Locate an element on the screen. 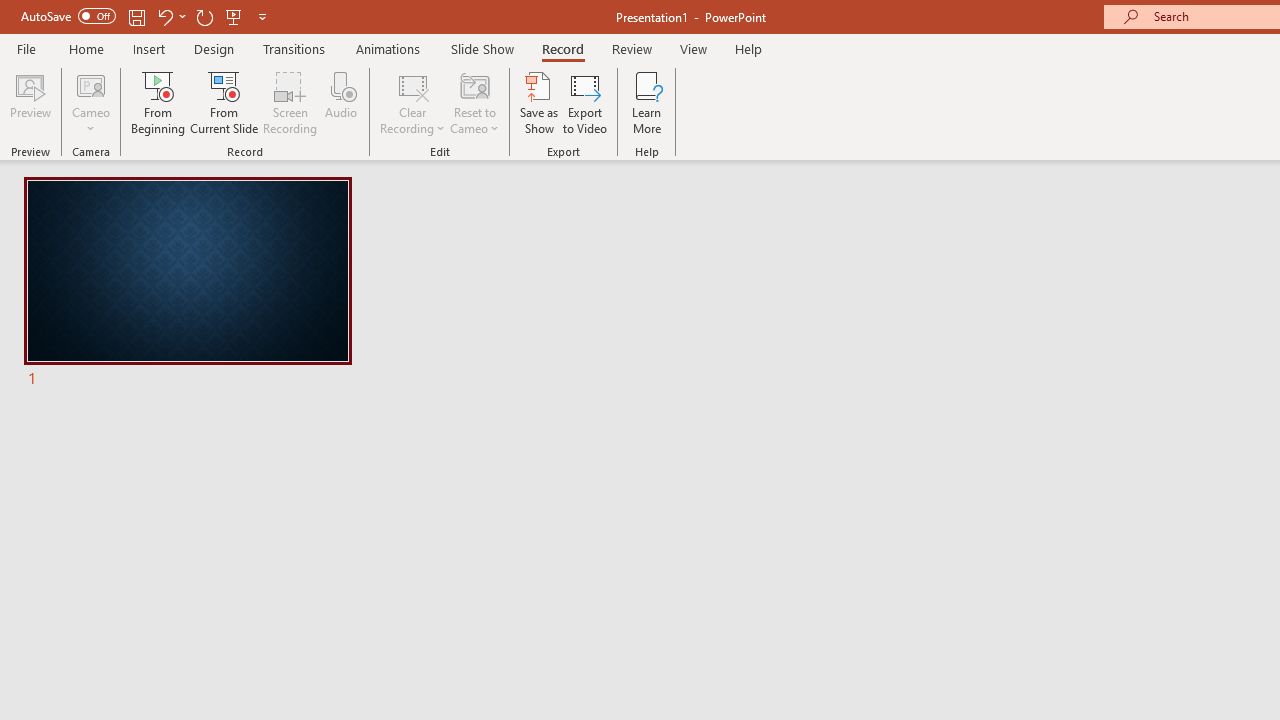 This screenshot has width=1280, height=720. 'Save as Show' is located at coordinates (539, 103).